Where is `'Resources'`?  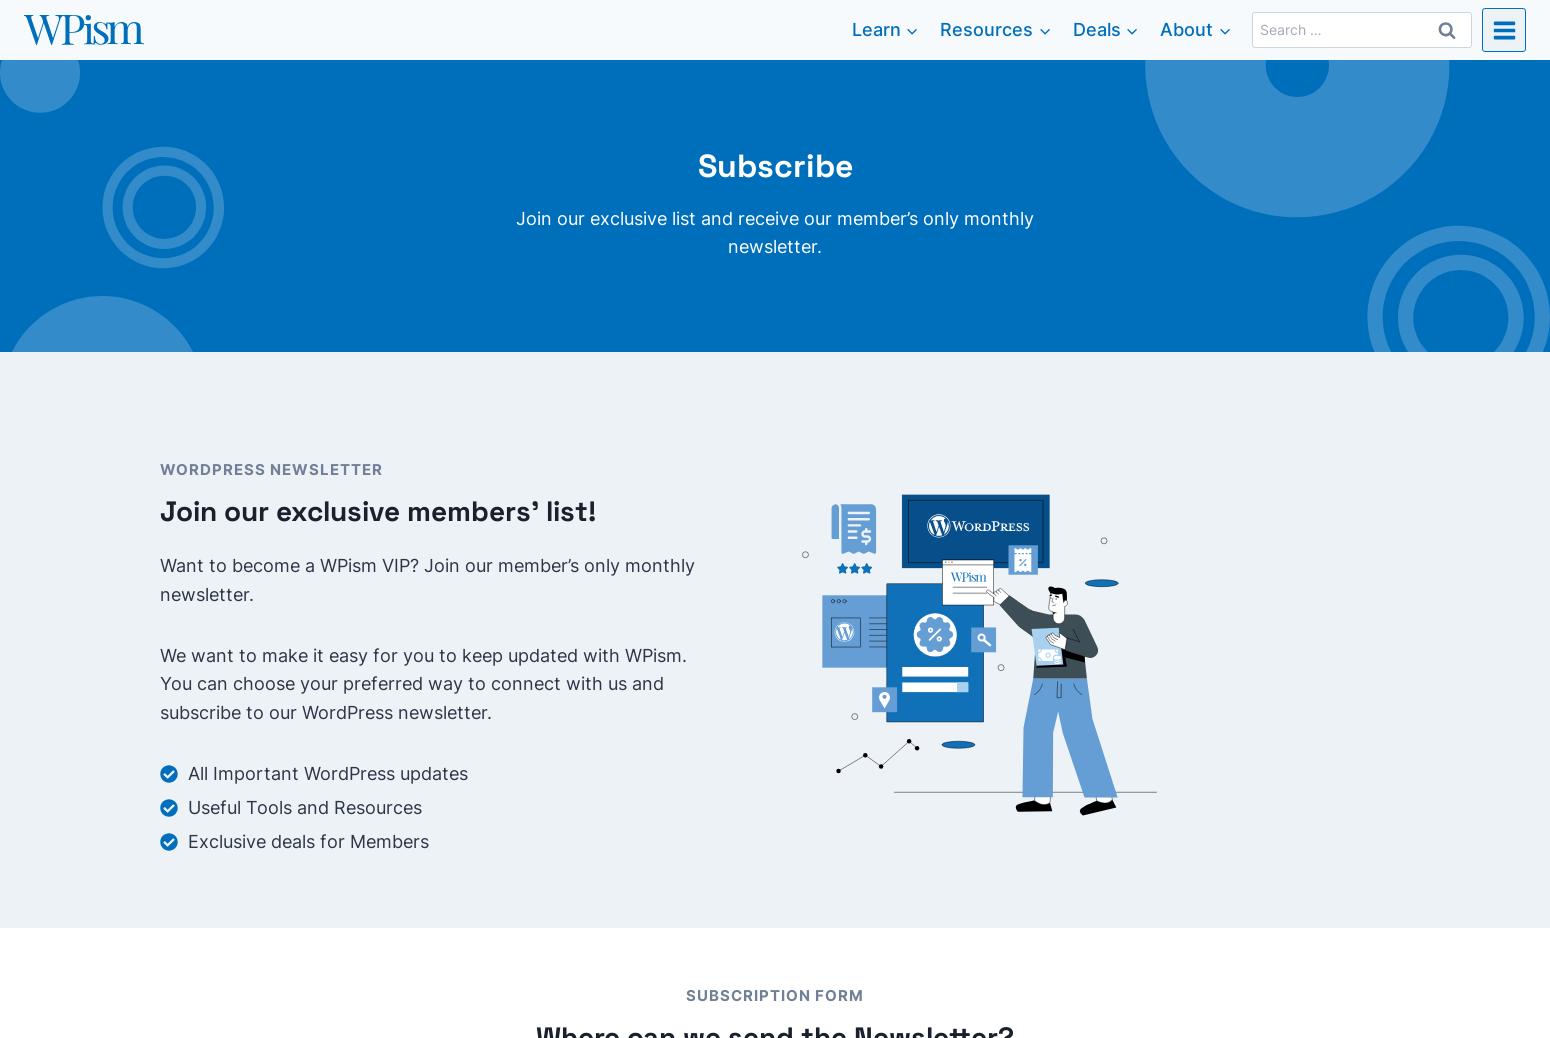
'Resources' is located at coordinates (939, 27).